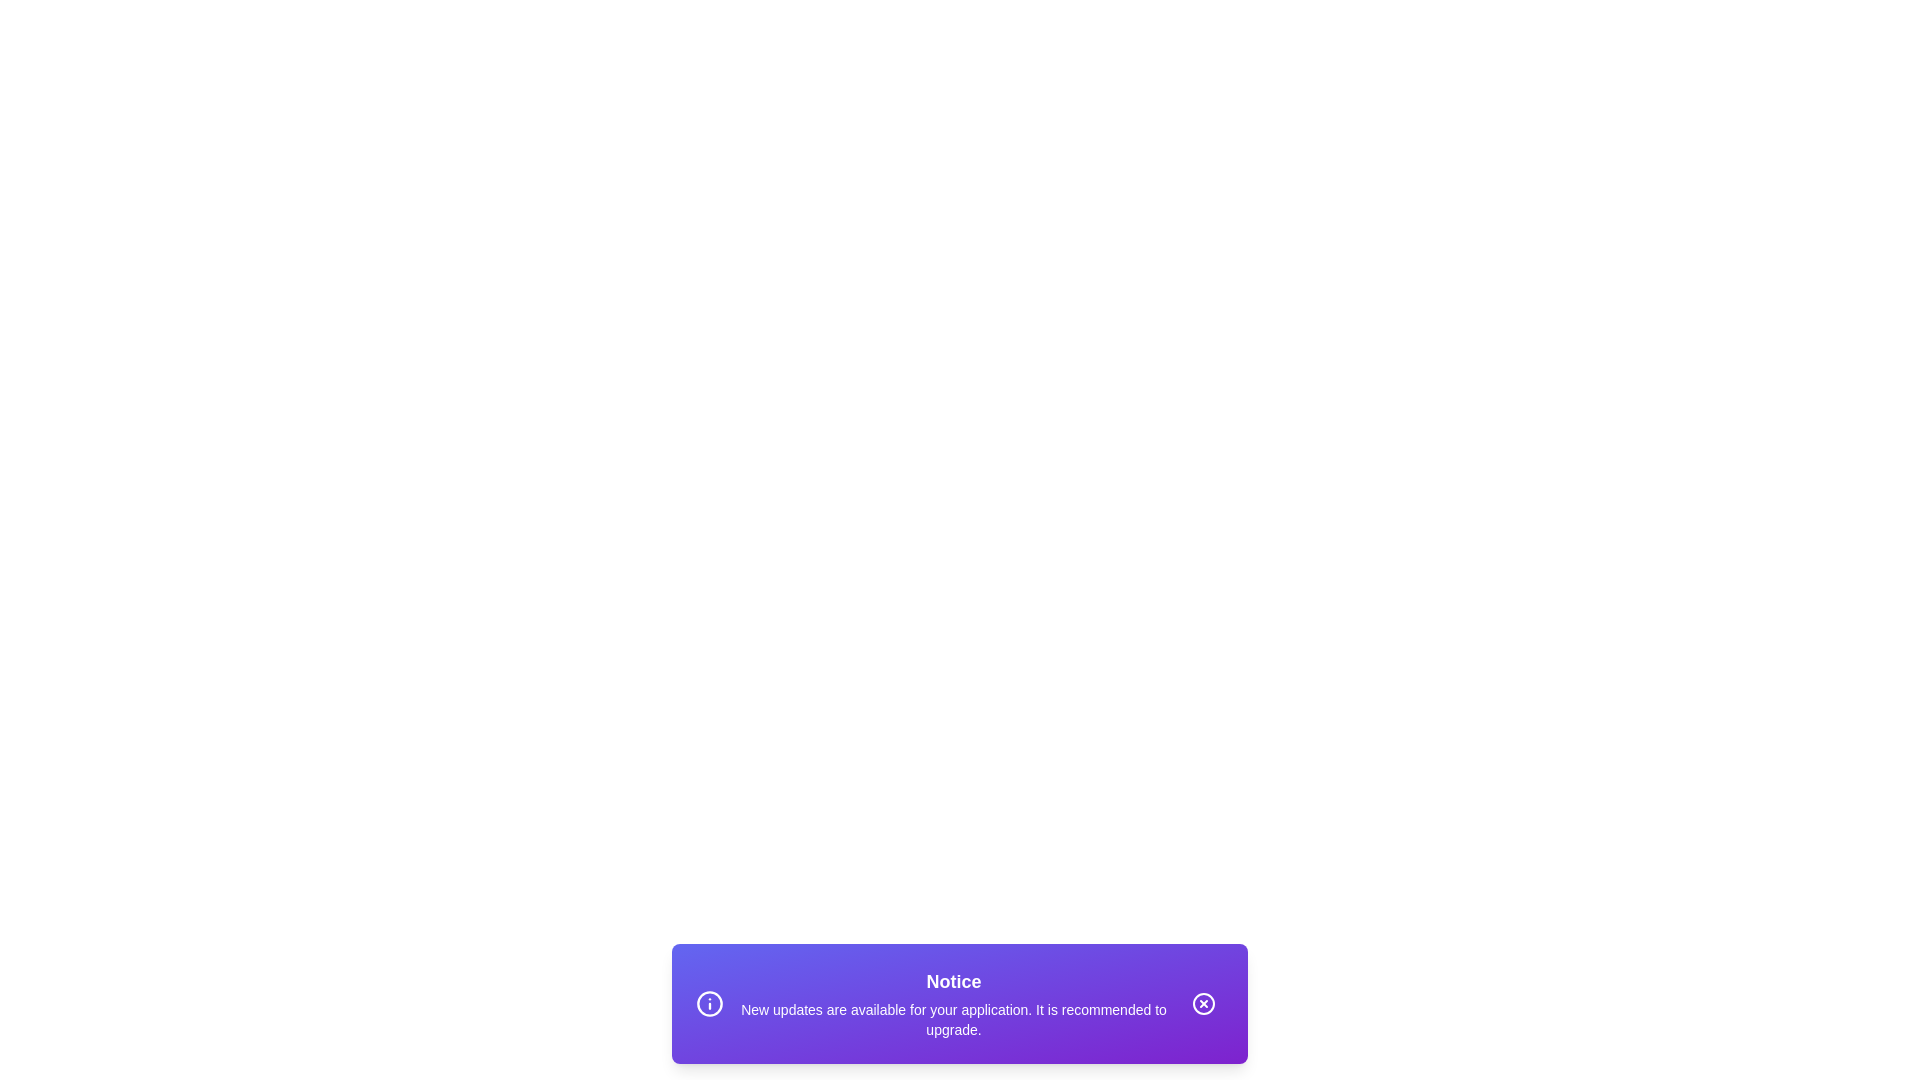 This screenshot has width=1920, height=1080. I want to click on the information icon to view additional information, so click(710, 1003).